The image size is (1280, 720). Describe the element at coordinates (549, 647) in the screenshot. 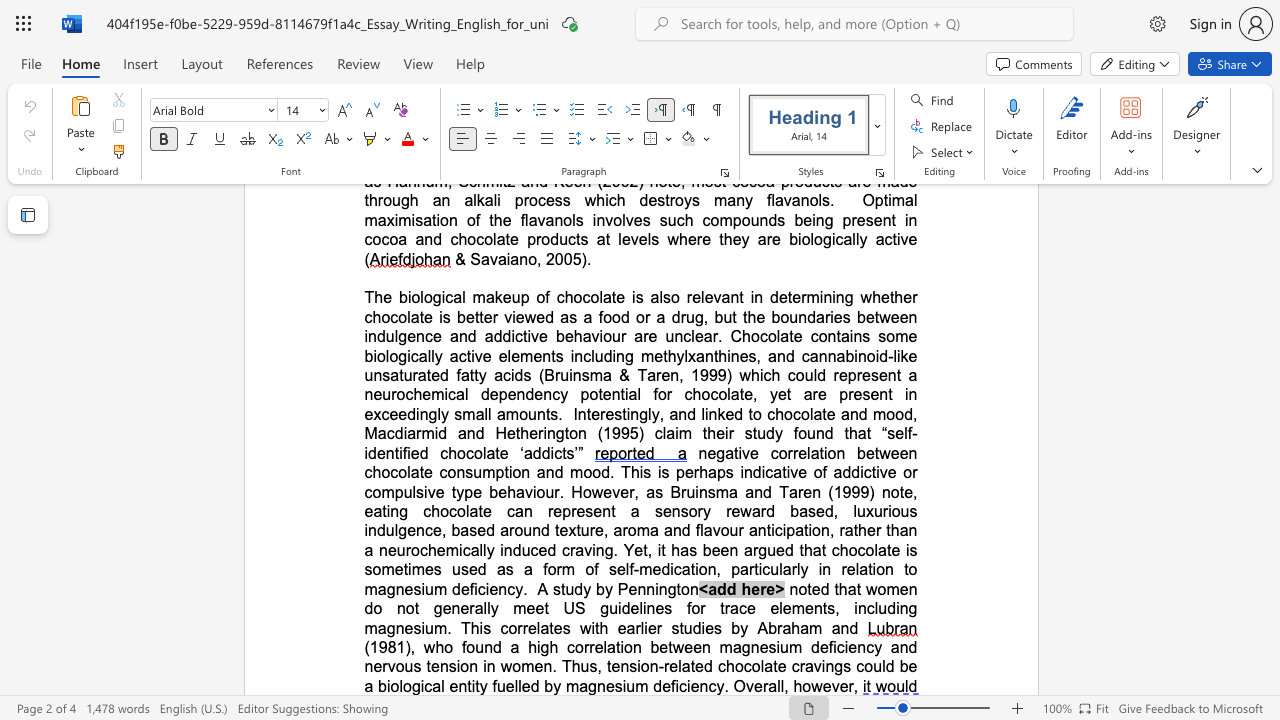

I see `the subset text "h correlation between magnesium deficiency and nervous tension in women. Thus, tension-related chocolate cravings could be a biological entity fuelled by magnesi" within the text "(1981), who found a high correlation between magnesium deficiency and nervous tension in women. Thus, tension-related chocolate cravings could be a biological entity fuelled by magnesium deficiency. Overall, however,"` at that location.